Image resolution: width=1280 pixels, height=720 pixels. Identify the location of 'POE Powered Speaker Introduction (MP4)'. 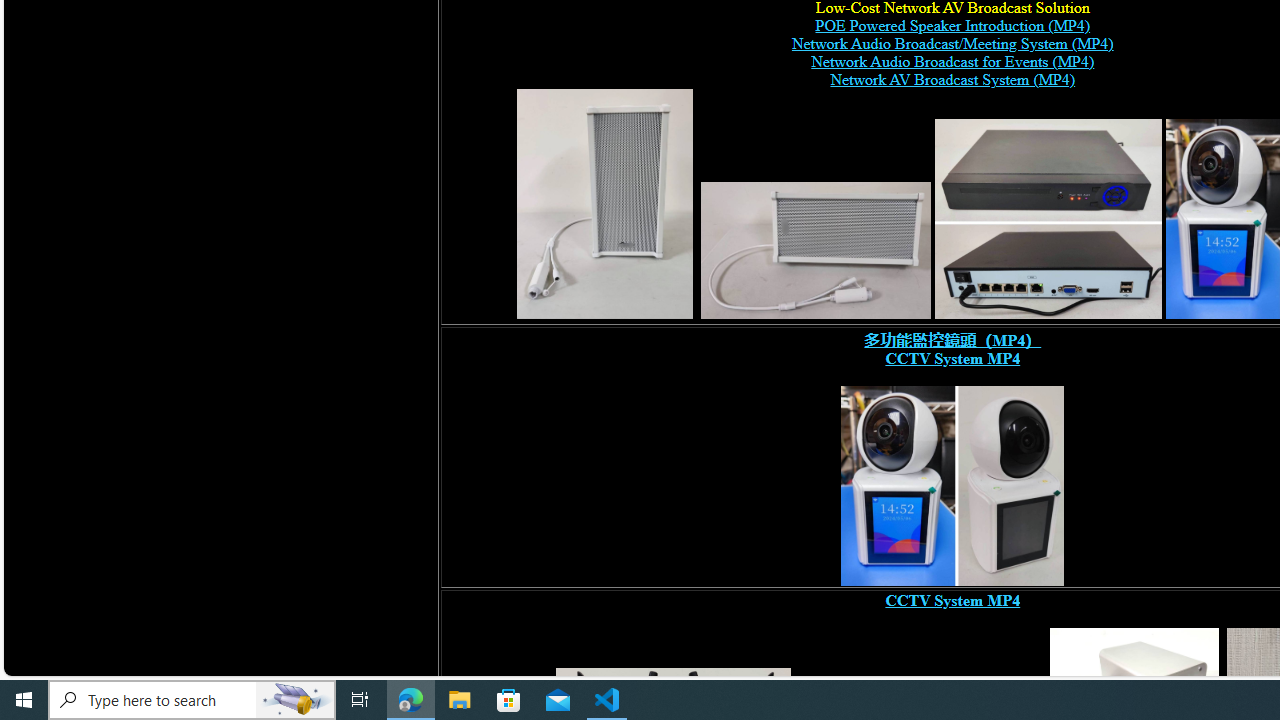
(951, 26).